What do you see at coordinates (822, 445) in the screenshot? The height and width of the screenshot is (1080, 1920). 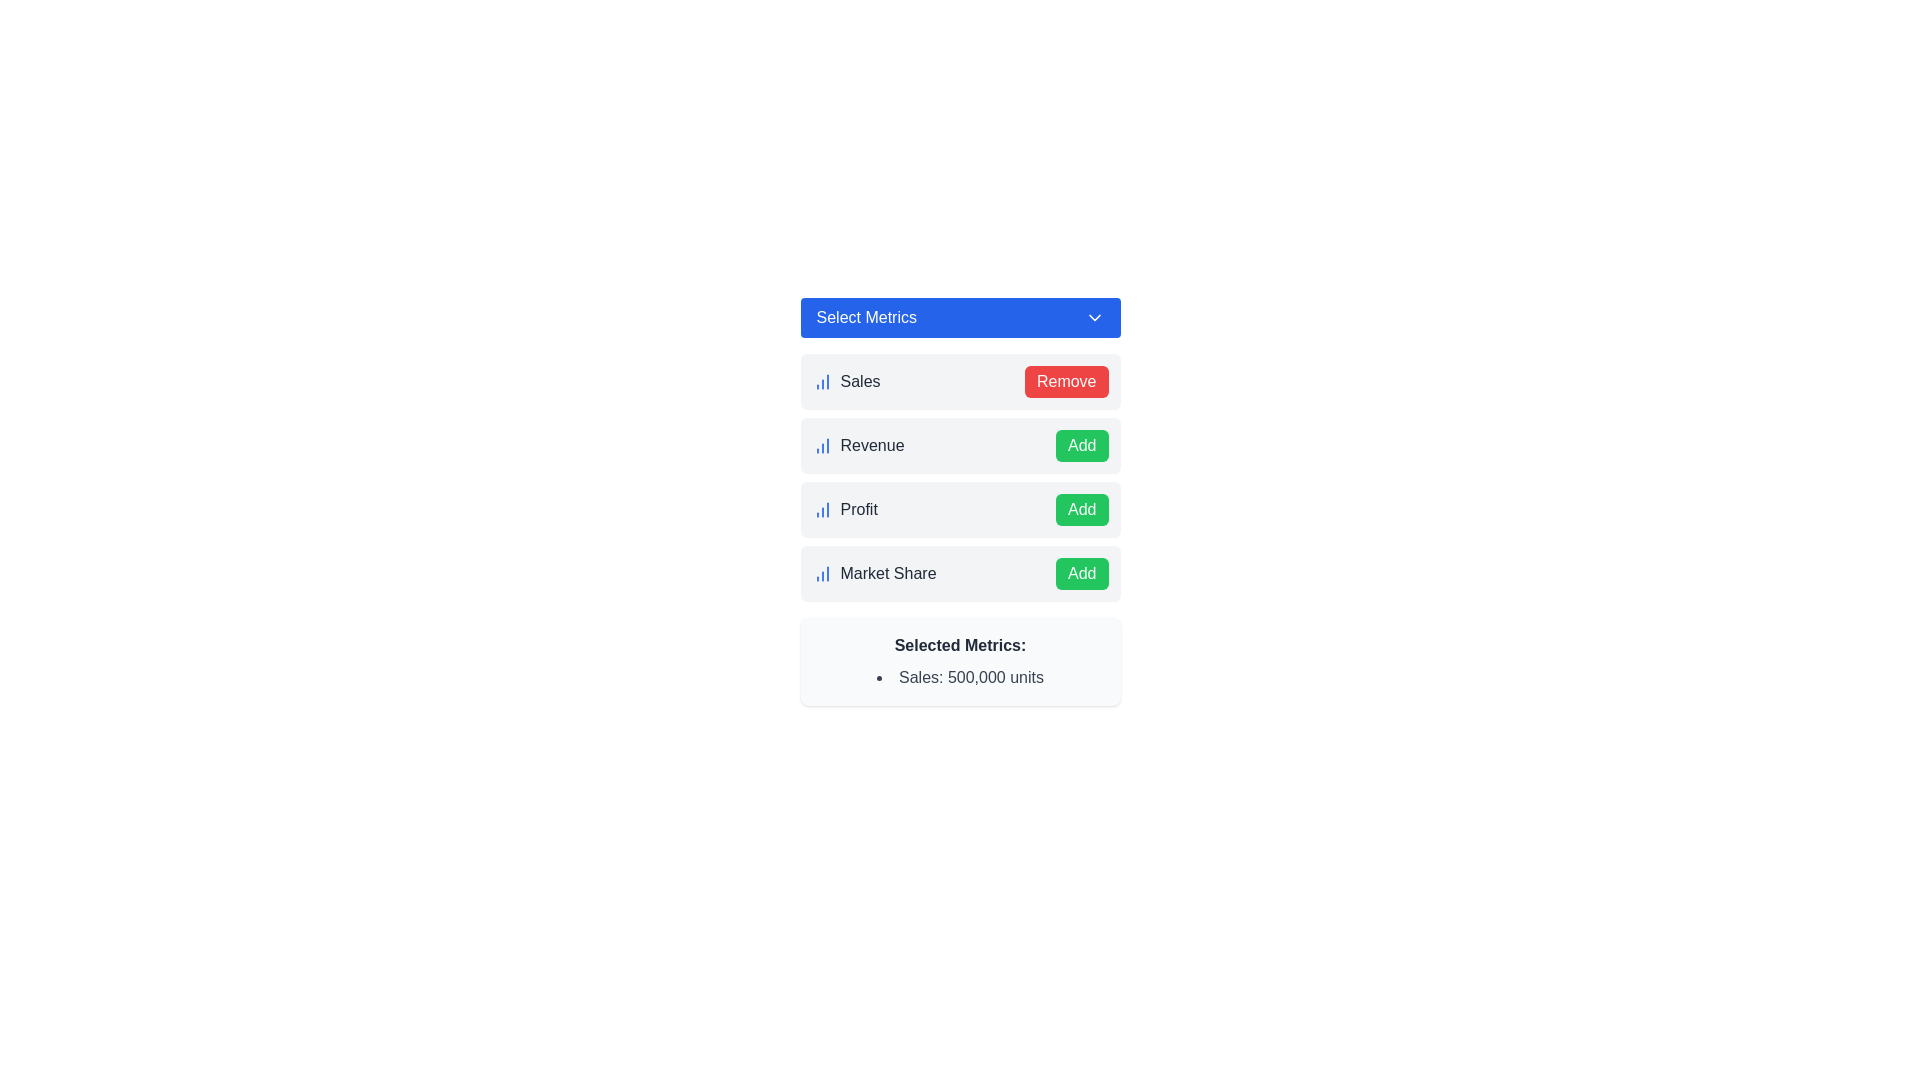 I see `the blue column chart icon located to the left of the 'Revenue' text, which is the second element in the vertical list of icons` at bounding box center [822, 445].